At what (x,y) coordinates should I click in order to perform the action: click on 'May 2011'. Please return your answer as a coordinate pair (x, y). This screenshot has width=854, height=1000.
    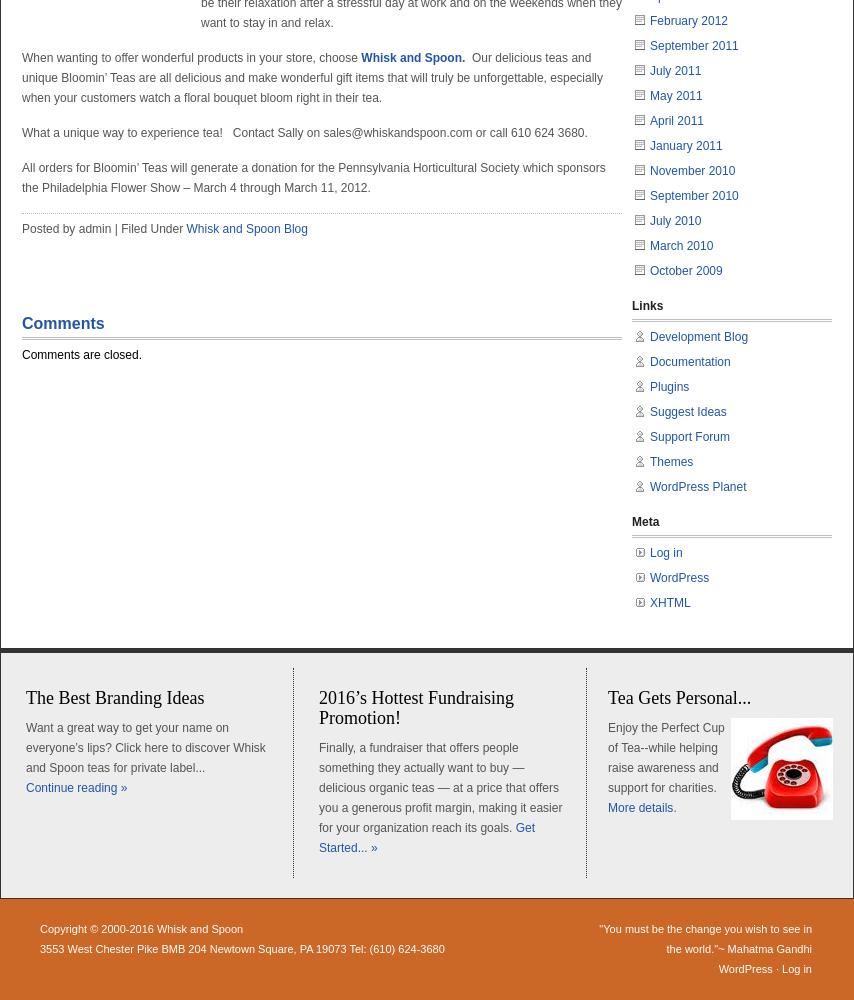
    Looking at the image, I should click on (675, 95).